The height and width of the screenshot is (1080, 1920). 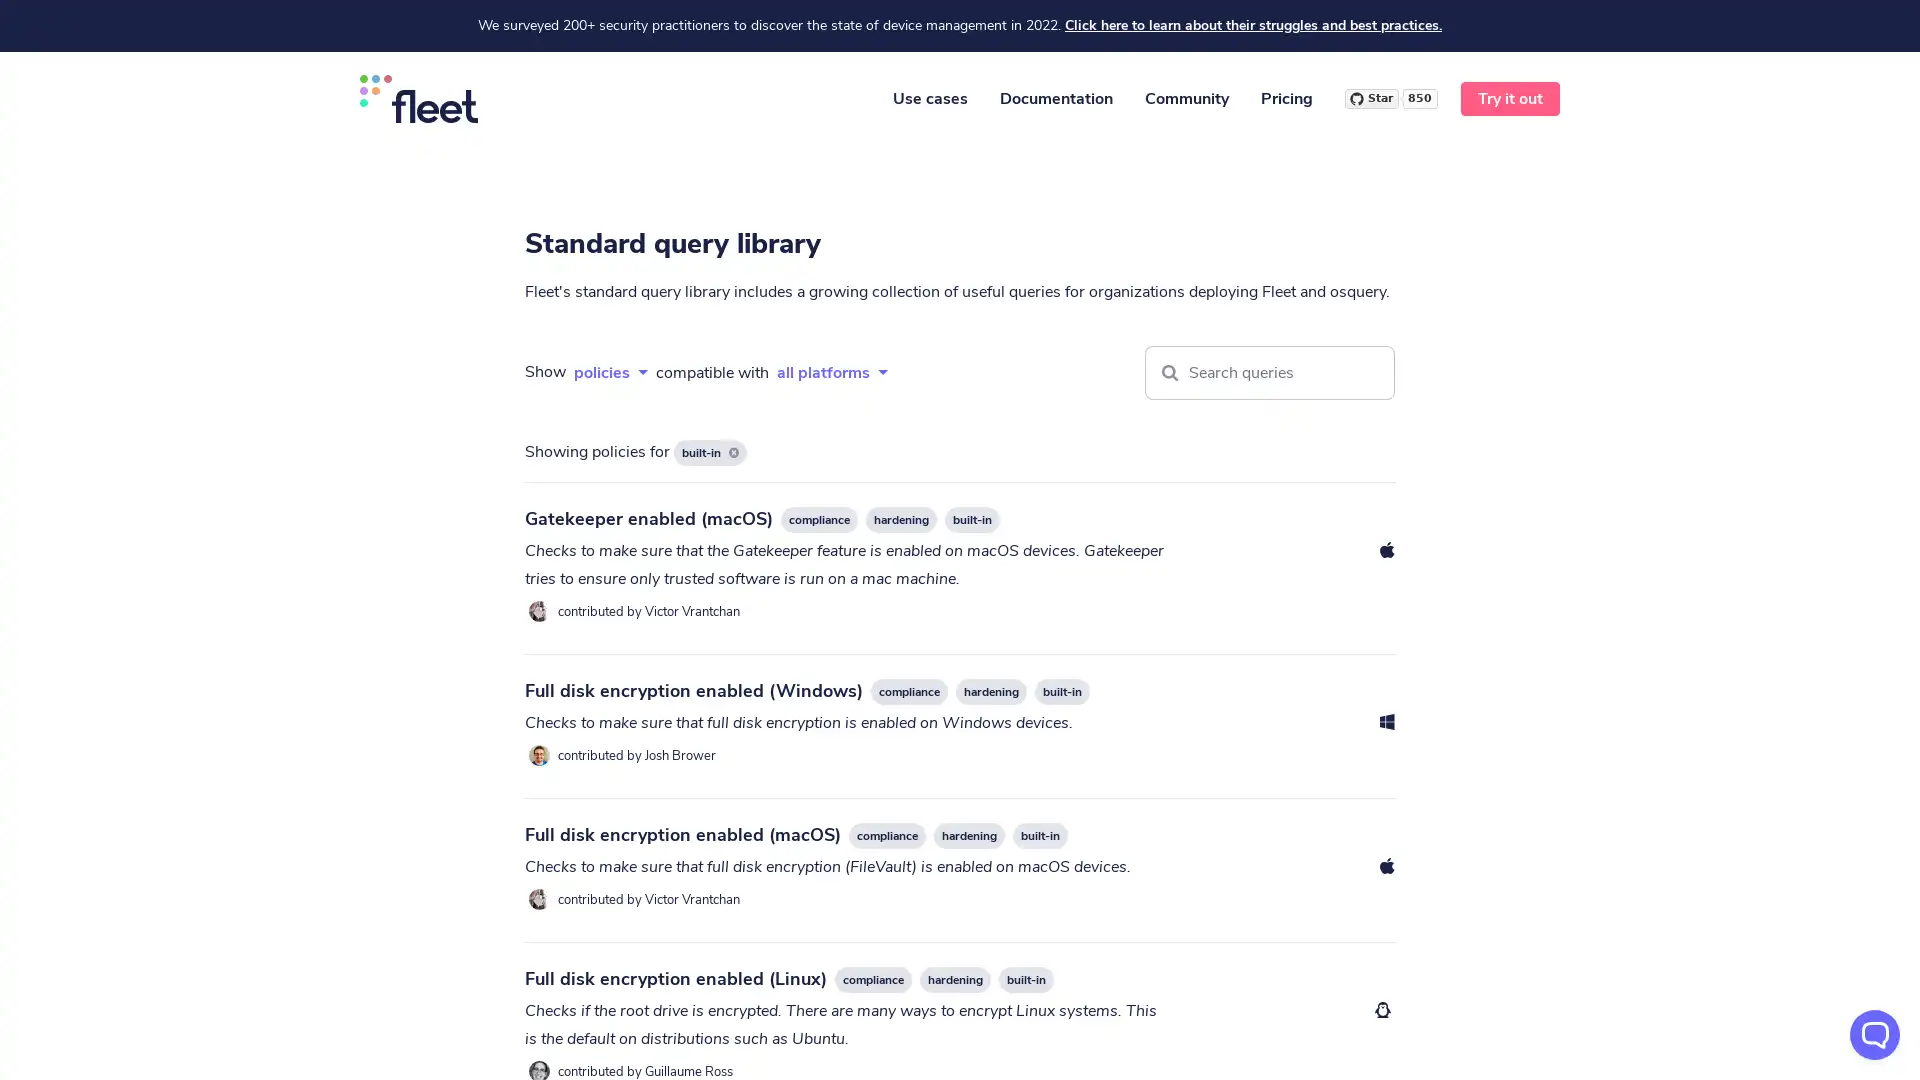 I want to click on Open chat widget, so click(x=1874, y=1034).